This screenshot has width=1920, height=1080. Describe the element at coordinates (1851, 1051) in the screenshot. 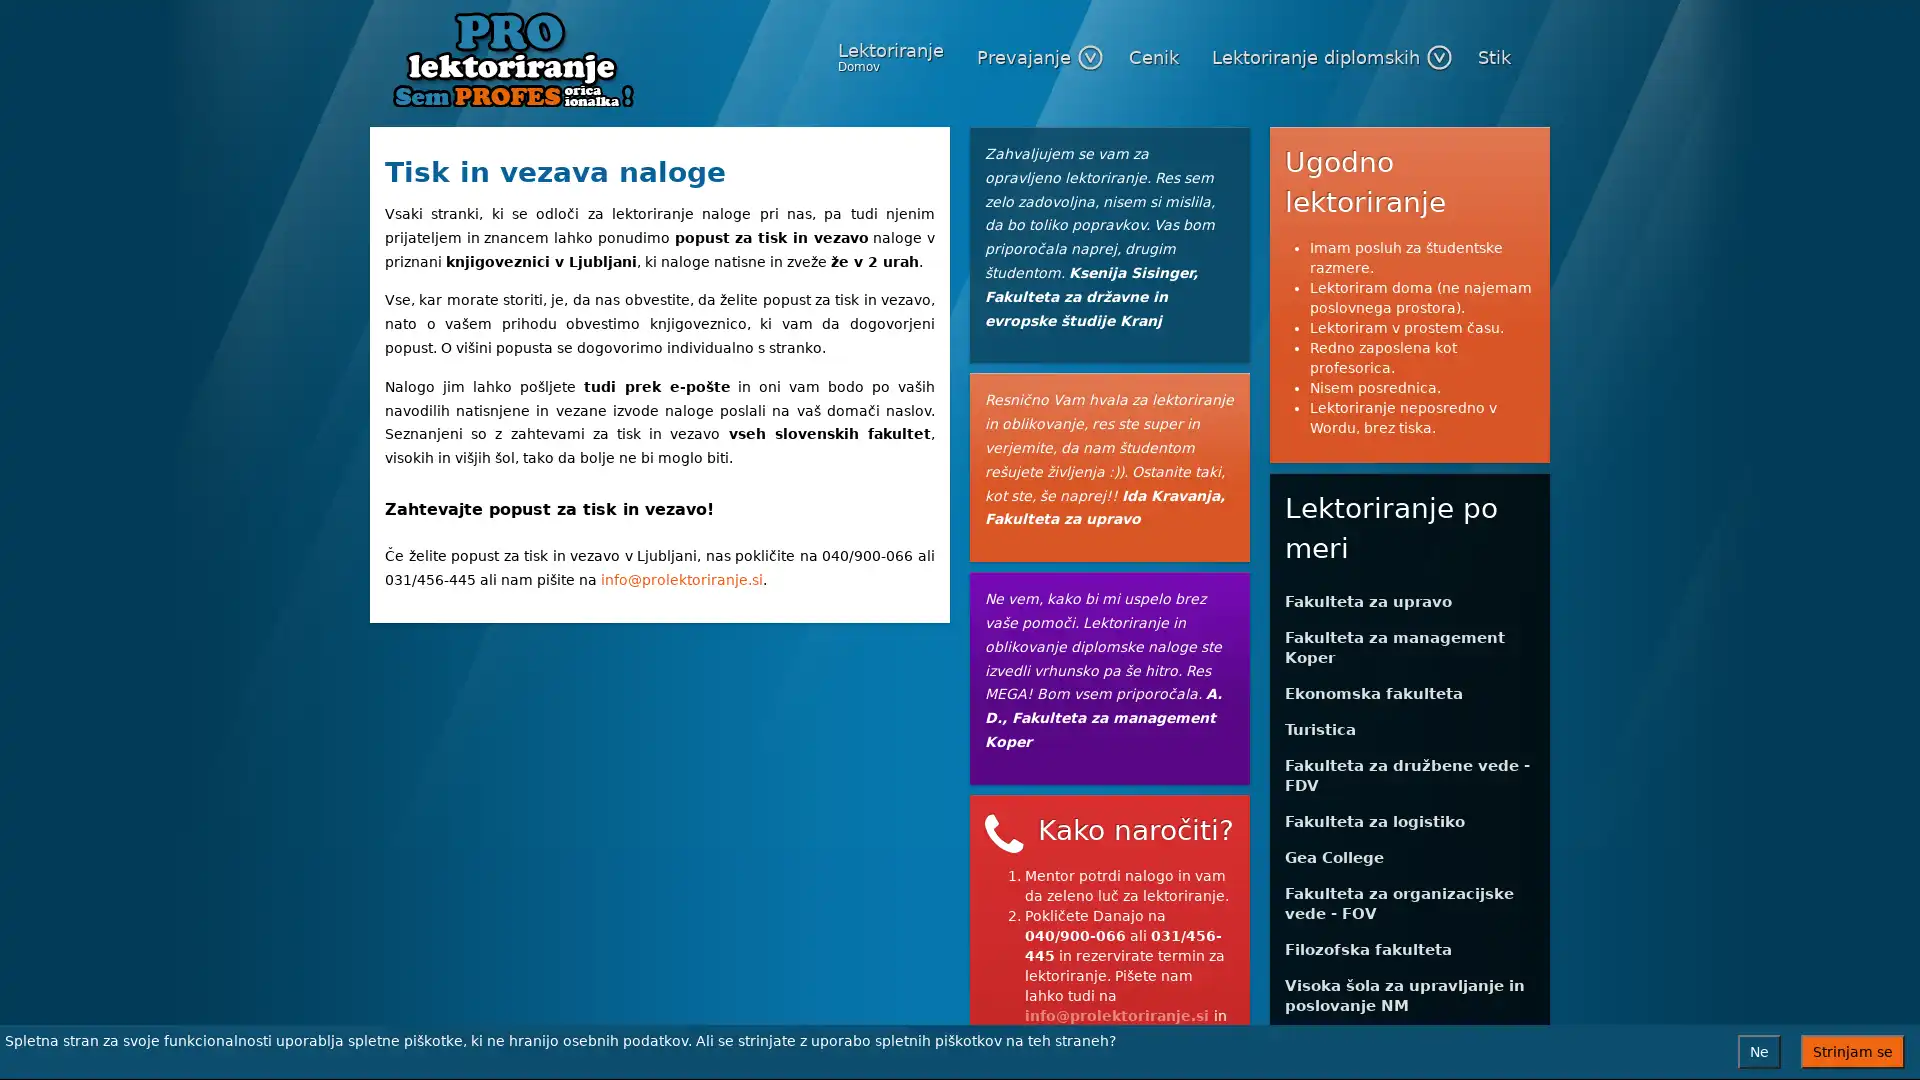

I see `Strinjam se` at that location.